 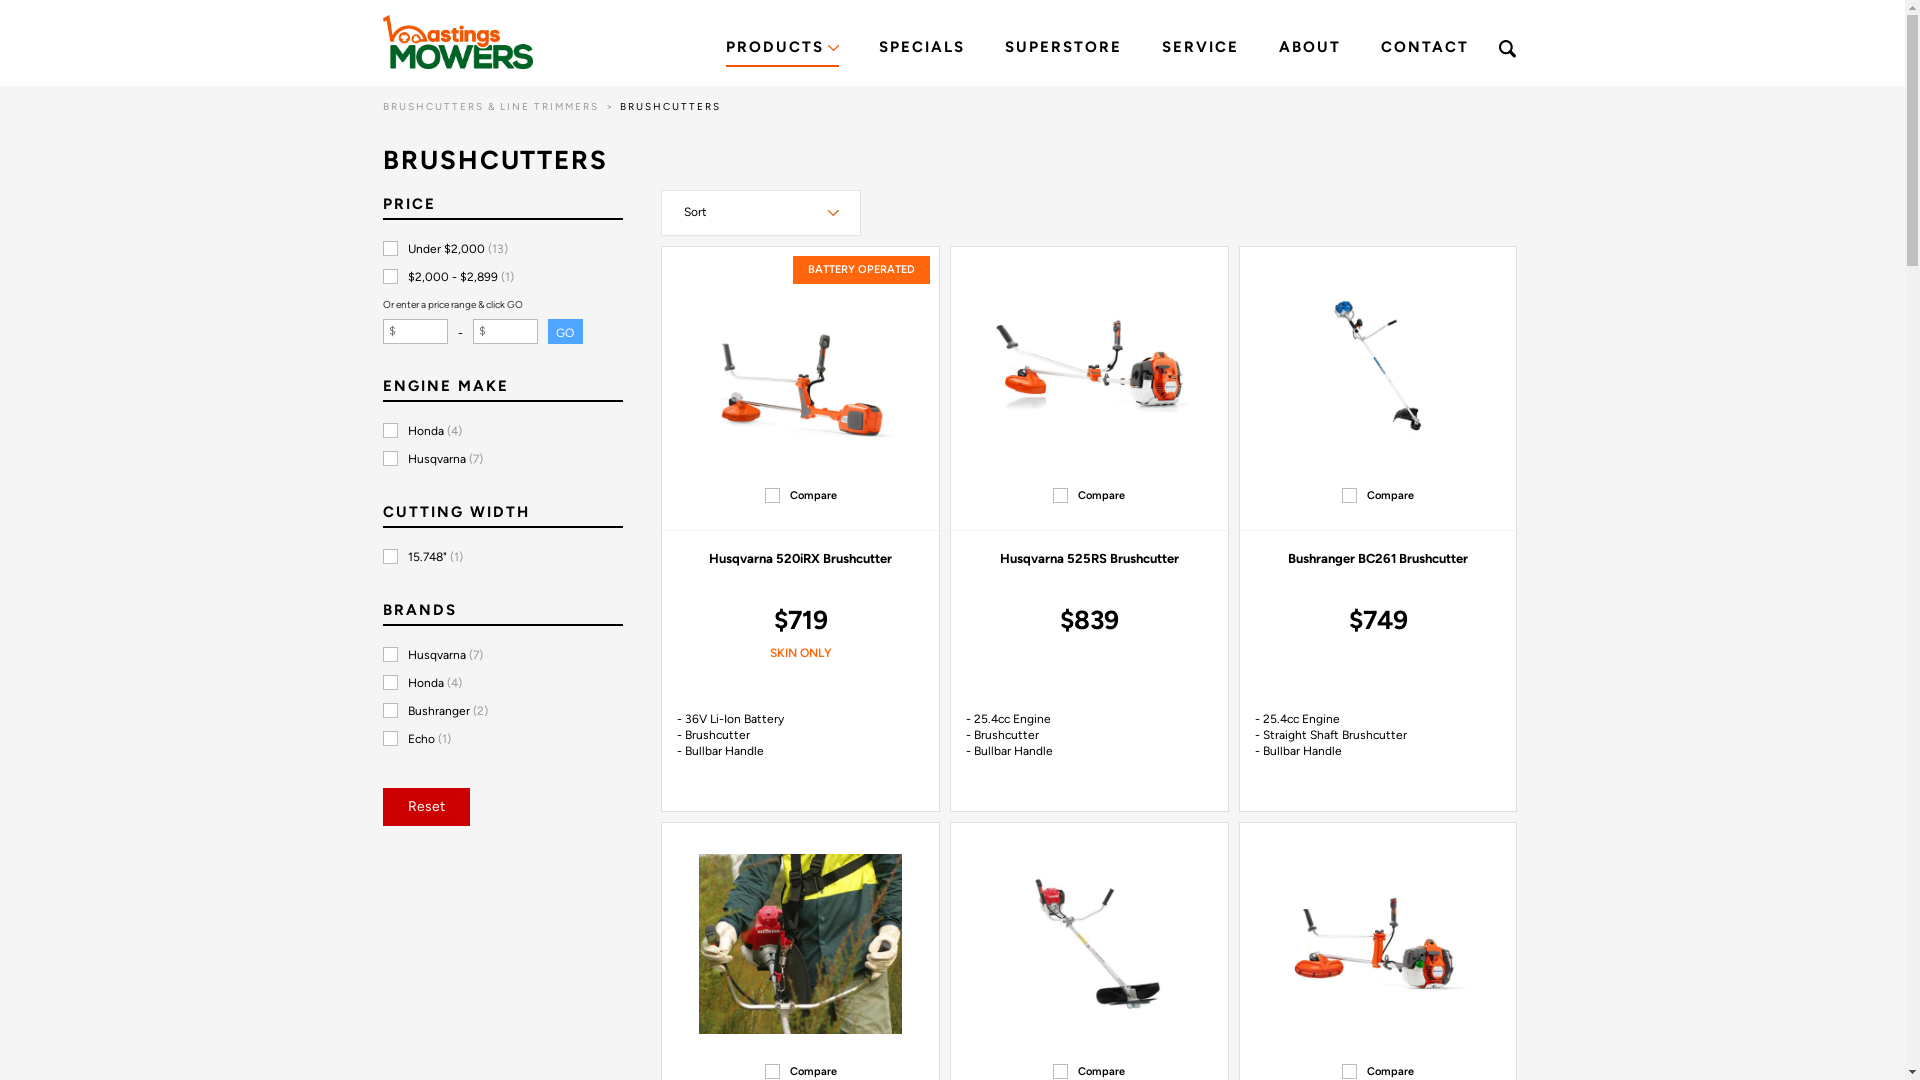 What do you see at coordinates (455, 42) in the screenshot?
I see `'Hastings Mowers'` at bounding box center [455, 42].